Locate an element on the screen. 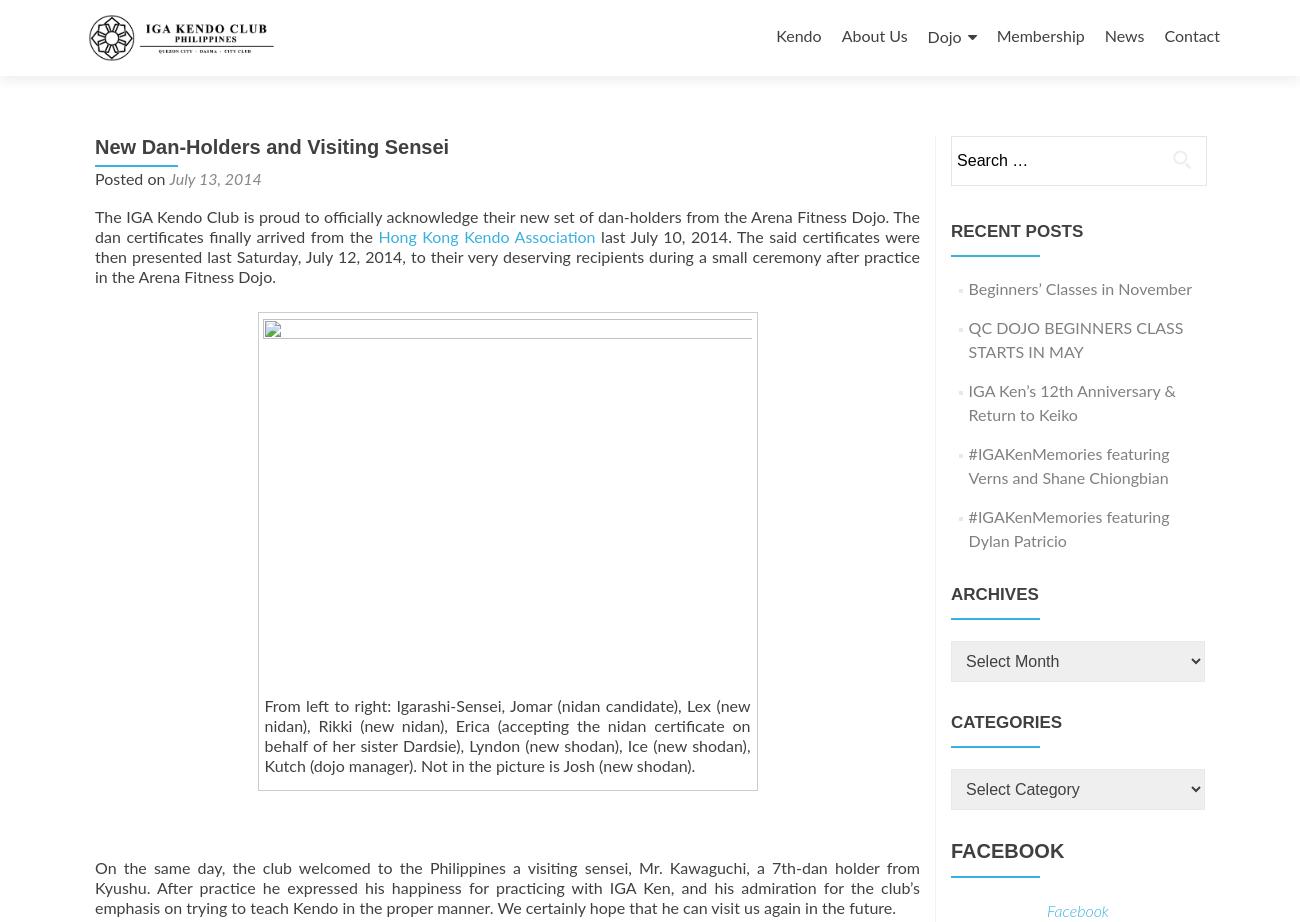  'Hong Kong Kendo Association' is located at coordinates (485, 236).